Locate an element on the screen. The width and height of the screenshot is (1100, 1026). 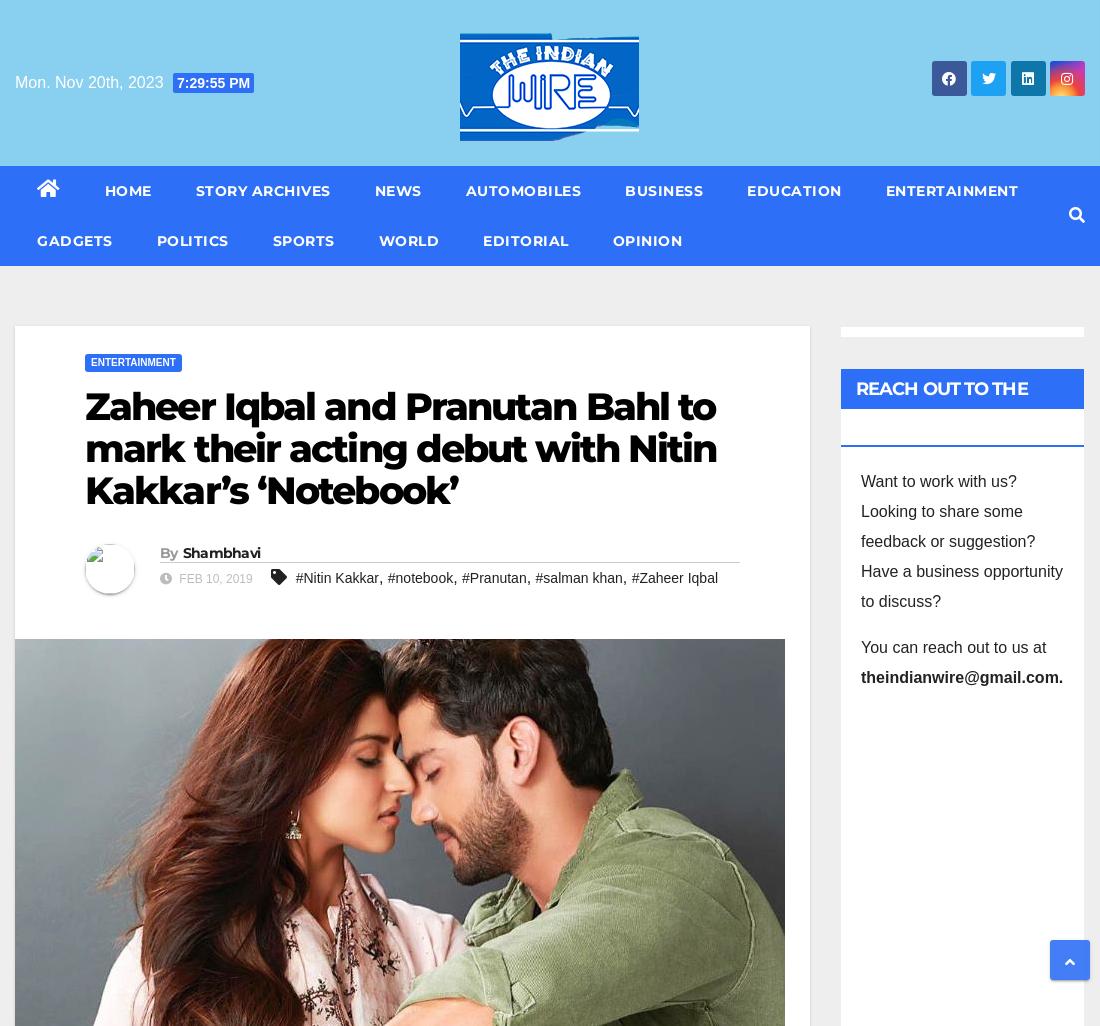
'Opinion' is located at coordinates (647, 241).